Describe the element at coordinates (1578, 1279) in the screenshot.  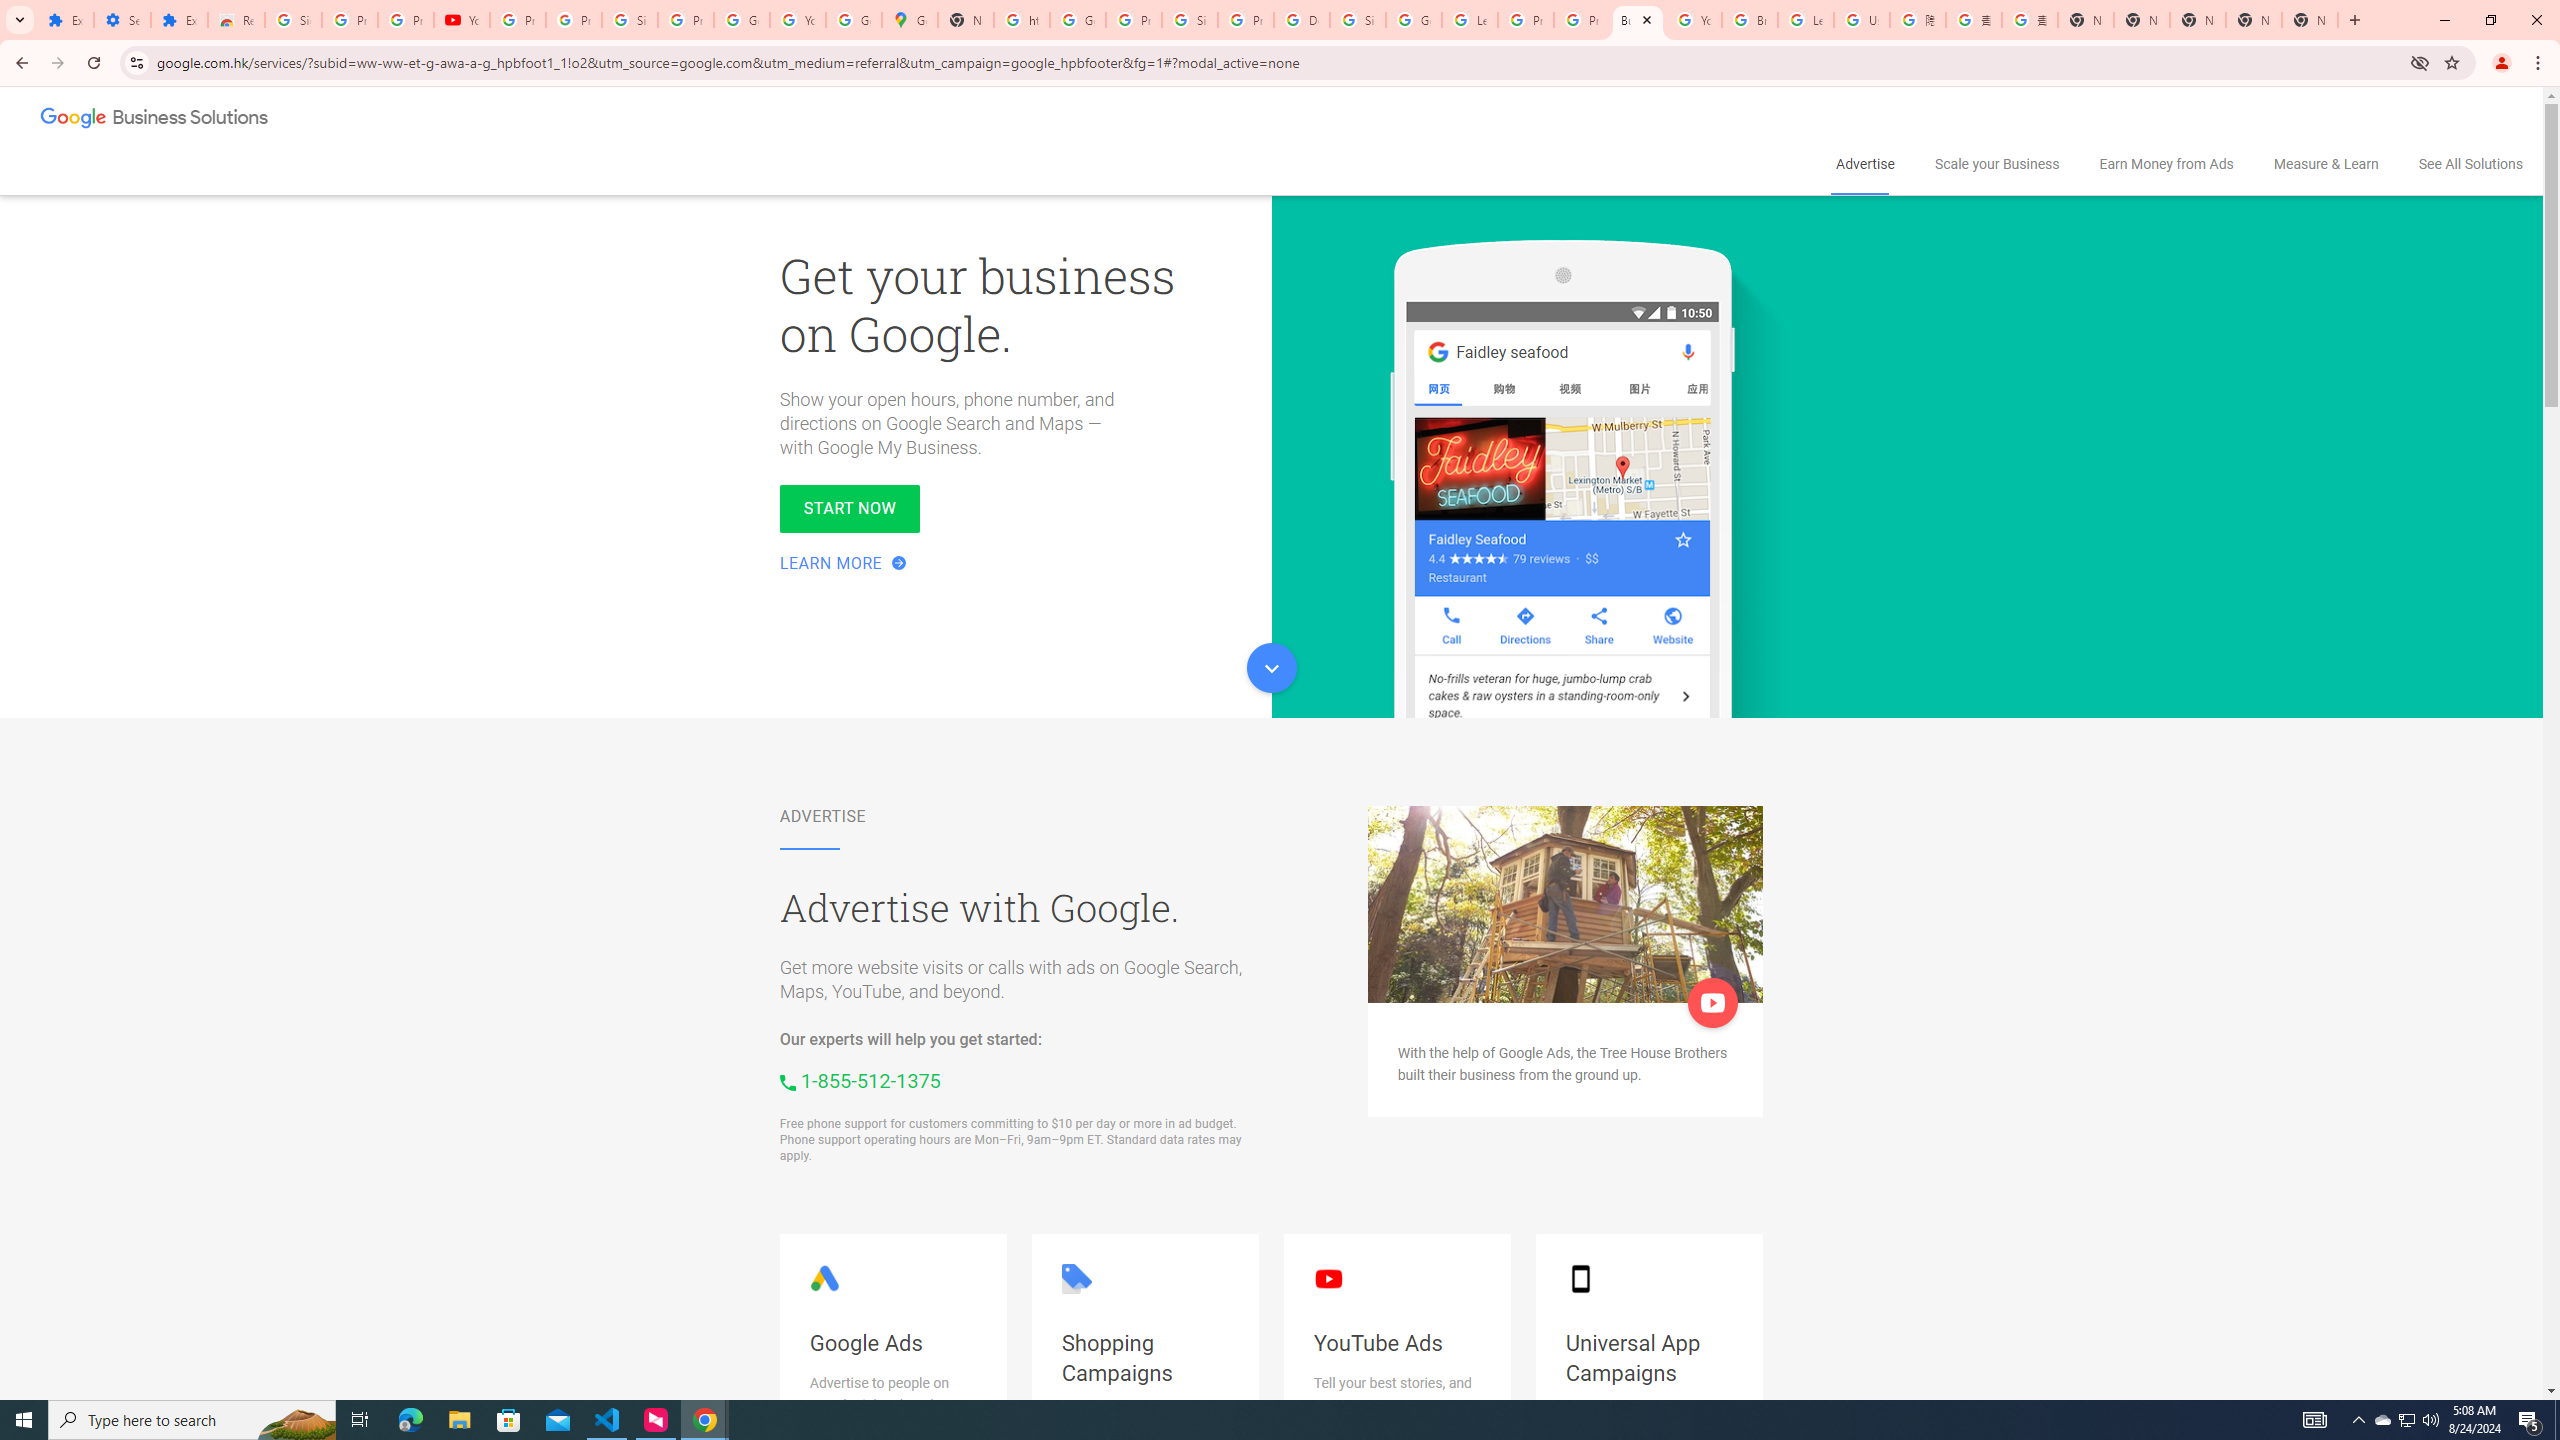
I see `'smartphone black'` at that location.